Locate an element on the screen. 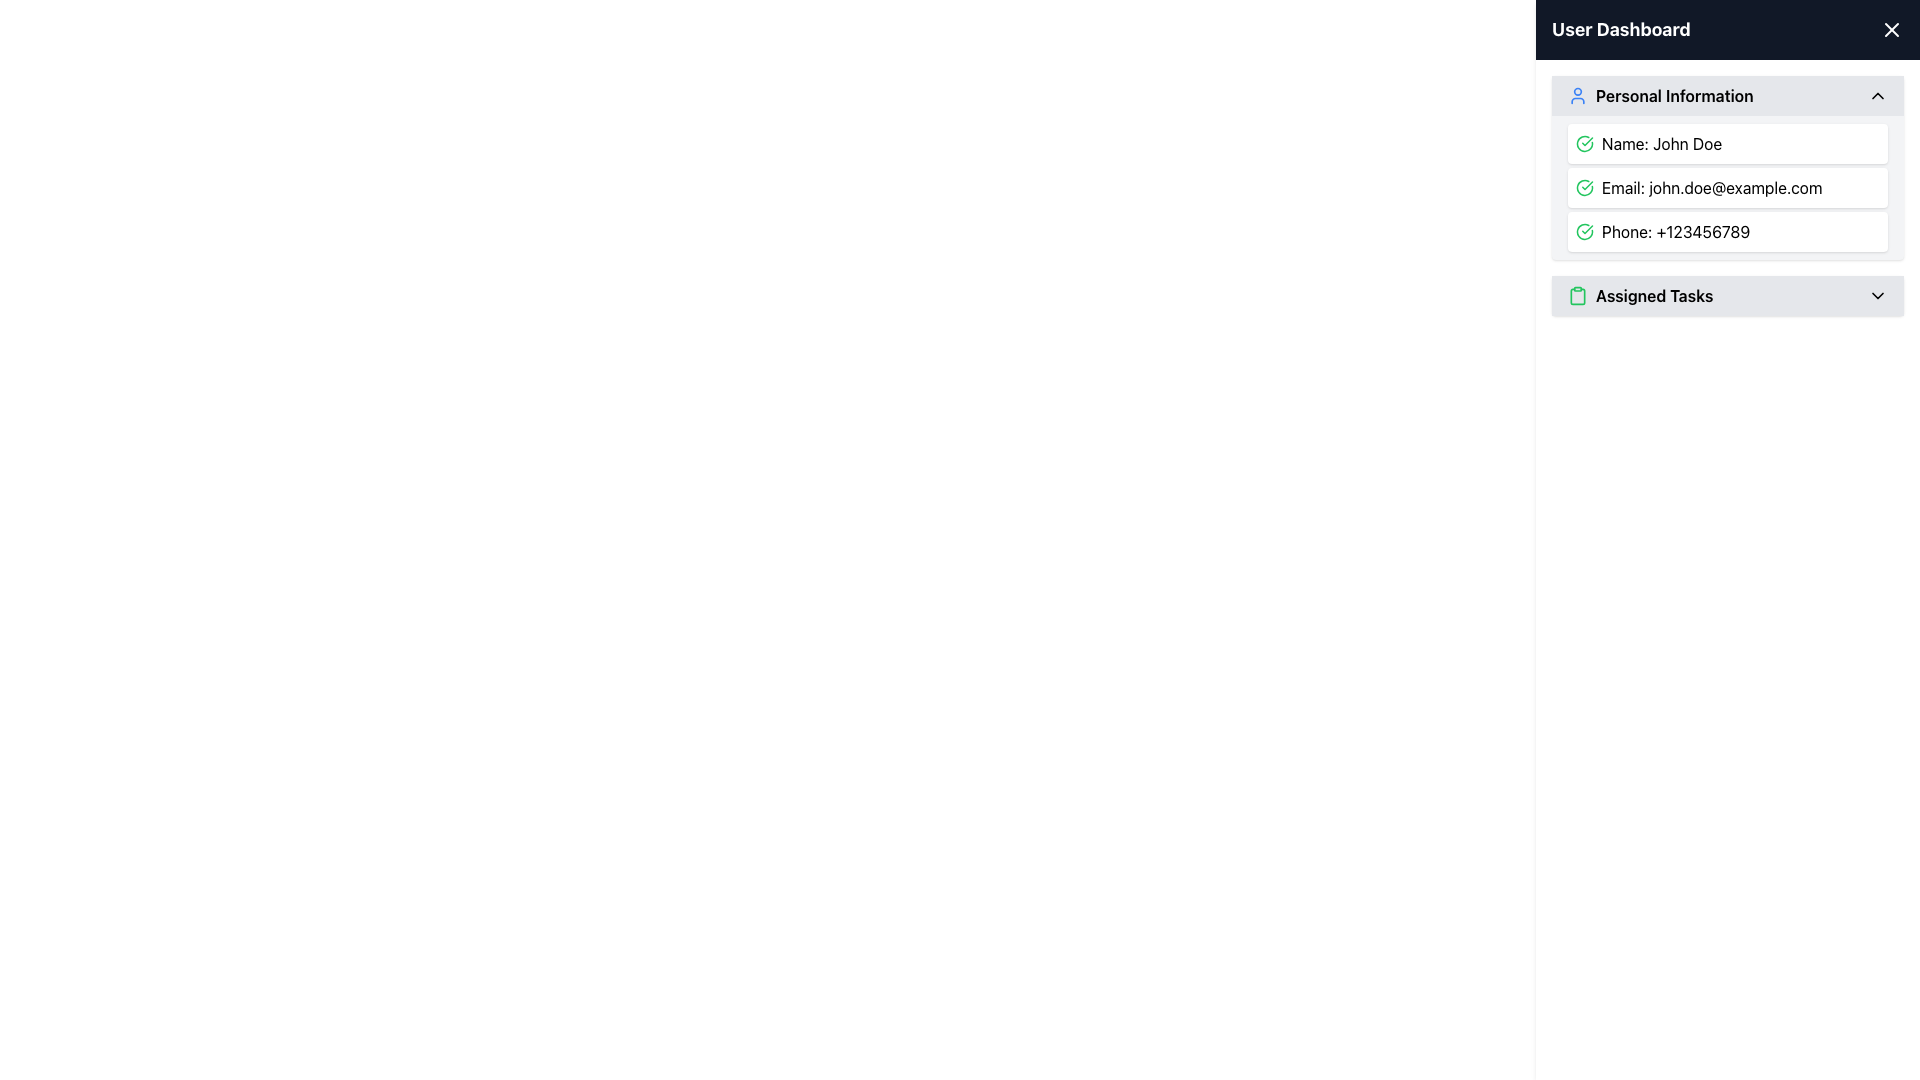 The image size is (1920, 1080). the email address display with a visual confirmation indicator located in the 'Personal Information' section, situated between the 'Name: John Doe' and 'Phone: +123456789' entries is located at coordinates (1727, 188).